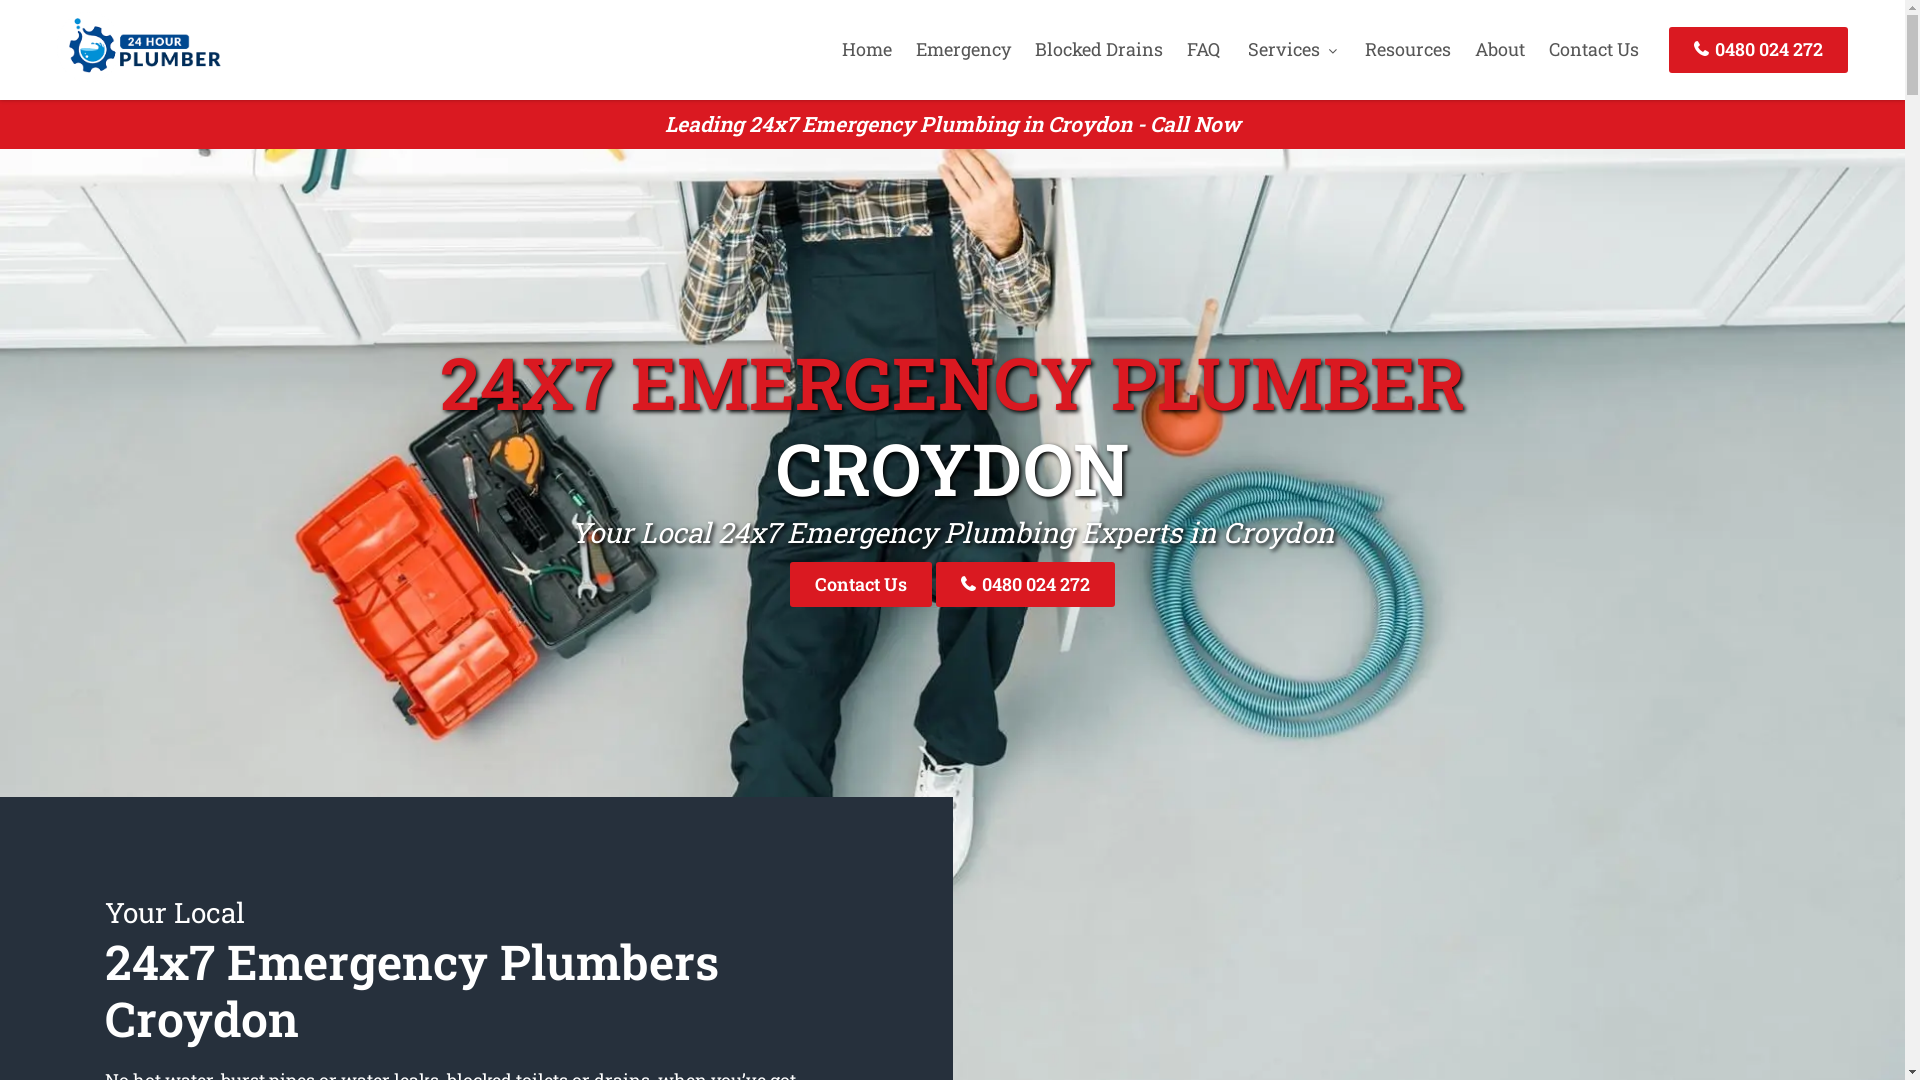 The image size is (1920, 1080). What do you see at coordinates (1406, 48) in the screenshot?
I see `'Resources'` at bounding box center [1406, 48].